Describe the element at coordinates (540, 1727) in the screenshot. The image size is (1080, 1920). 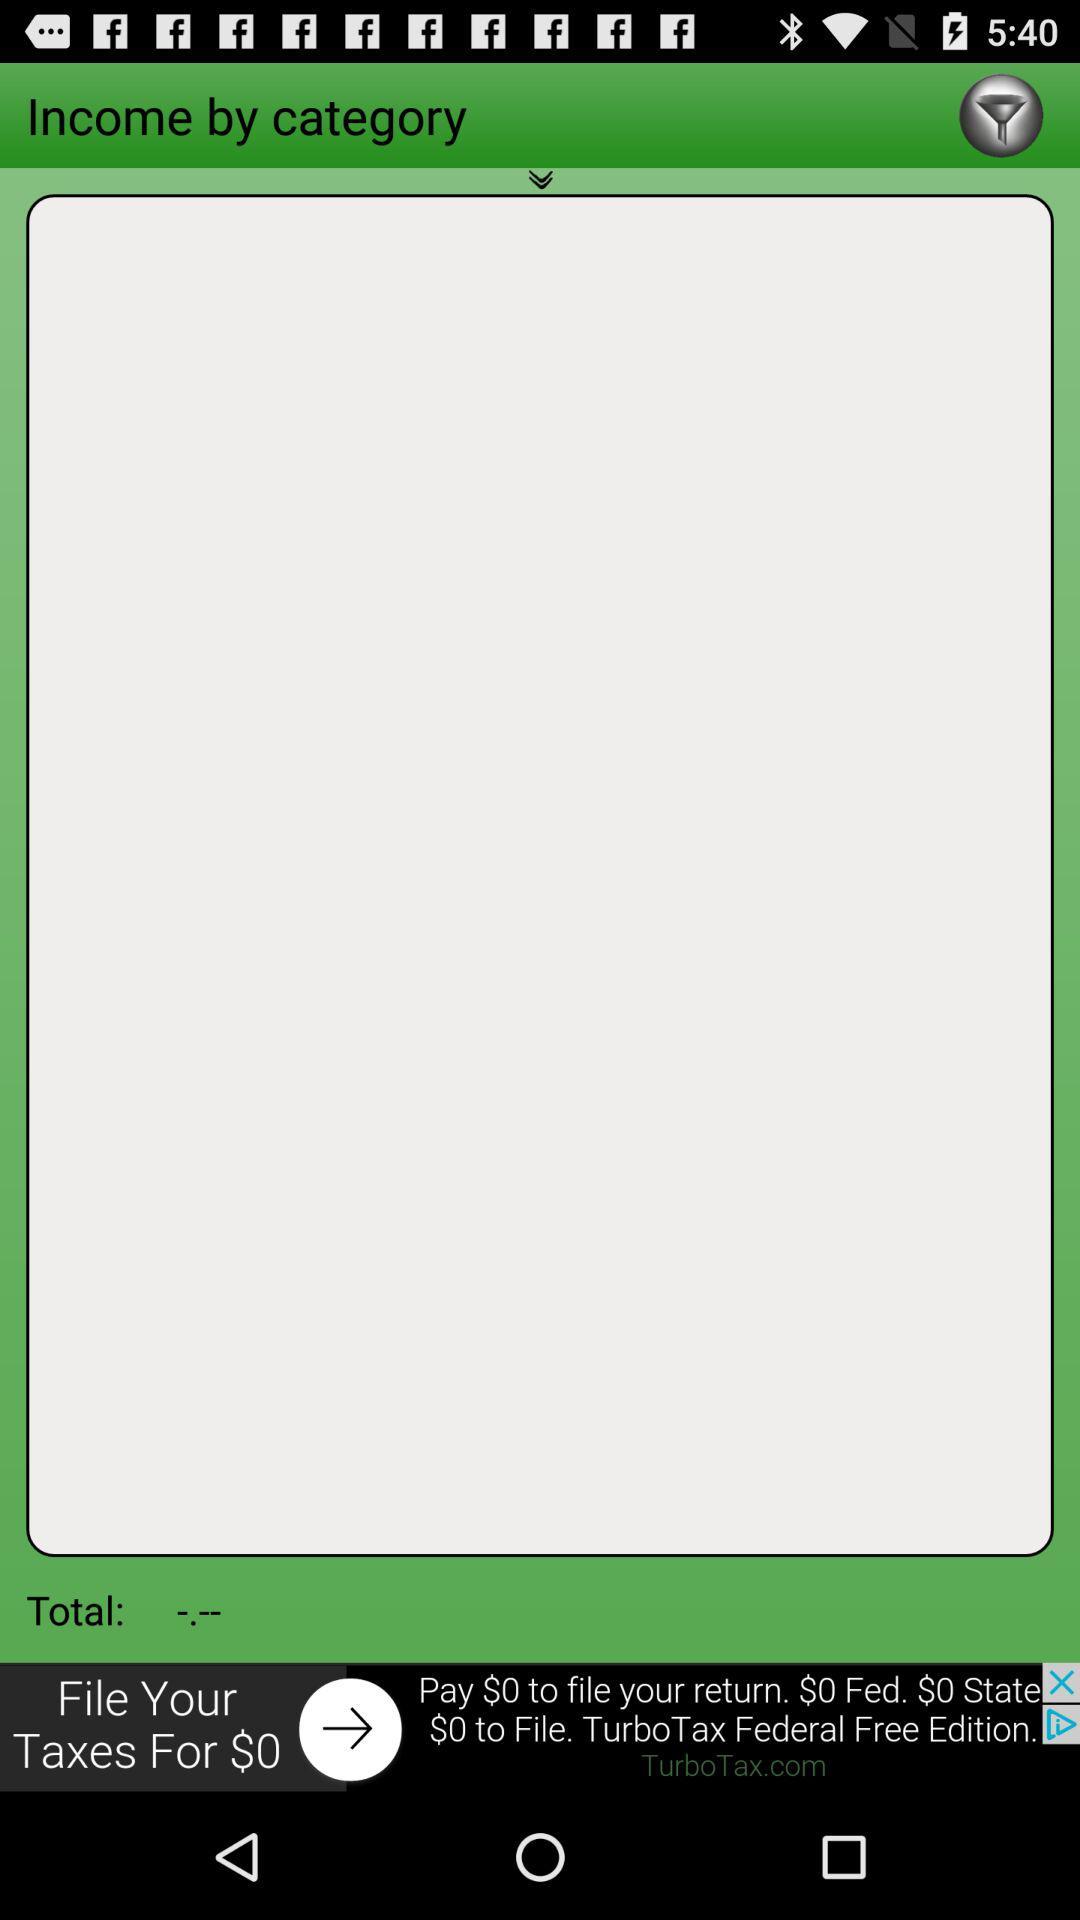
I see `click the advertisement at bottom` at that location.